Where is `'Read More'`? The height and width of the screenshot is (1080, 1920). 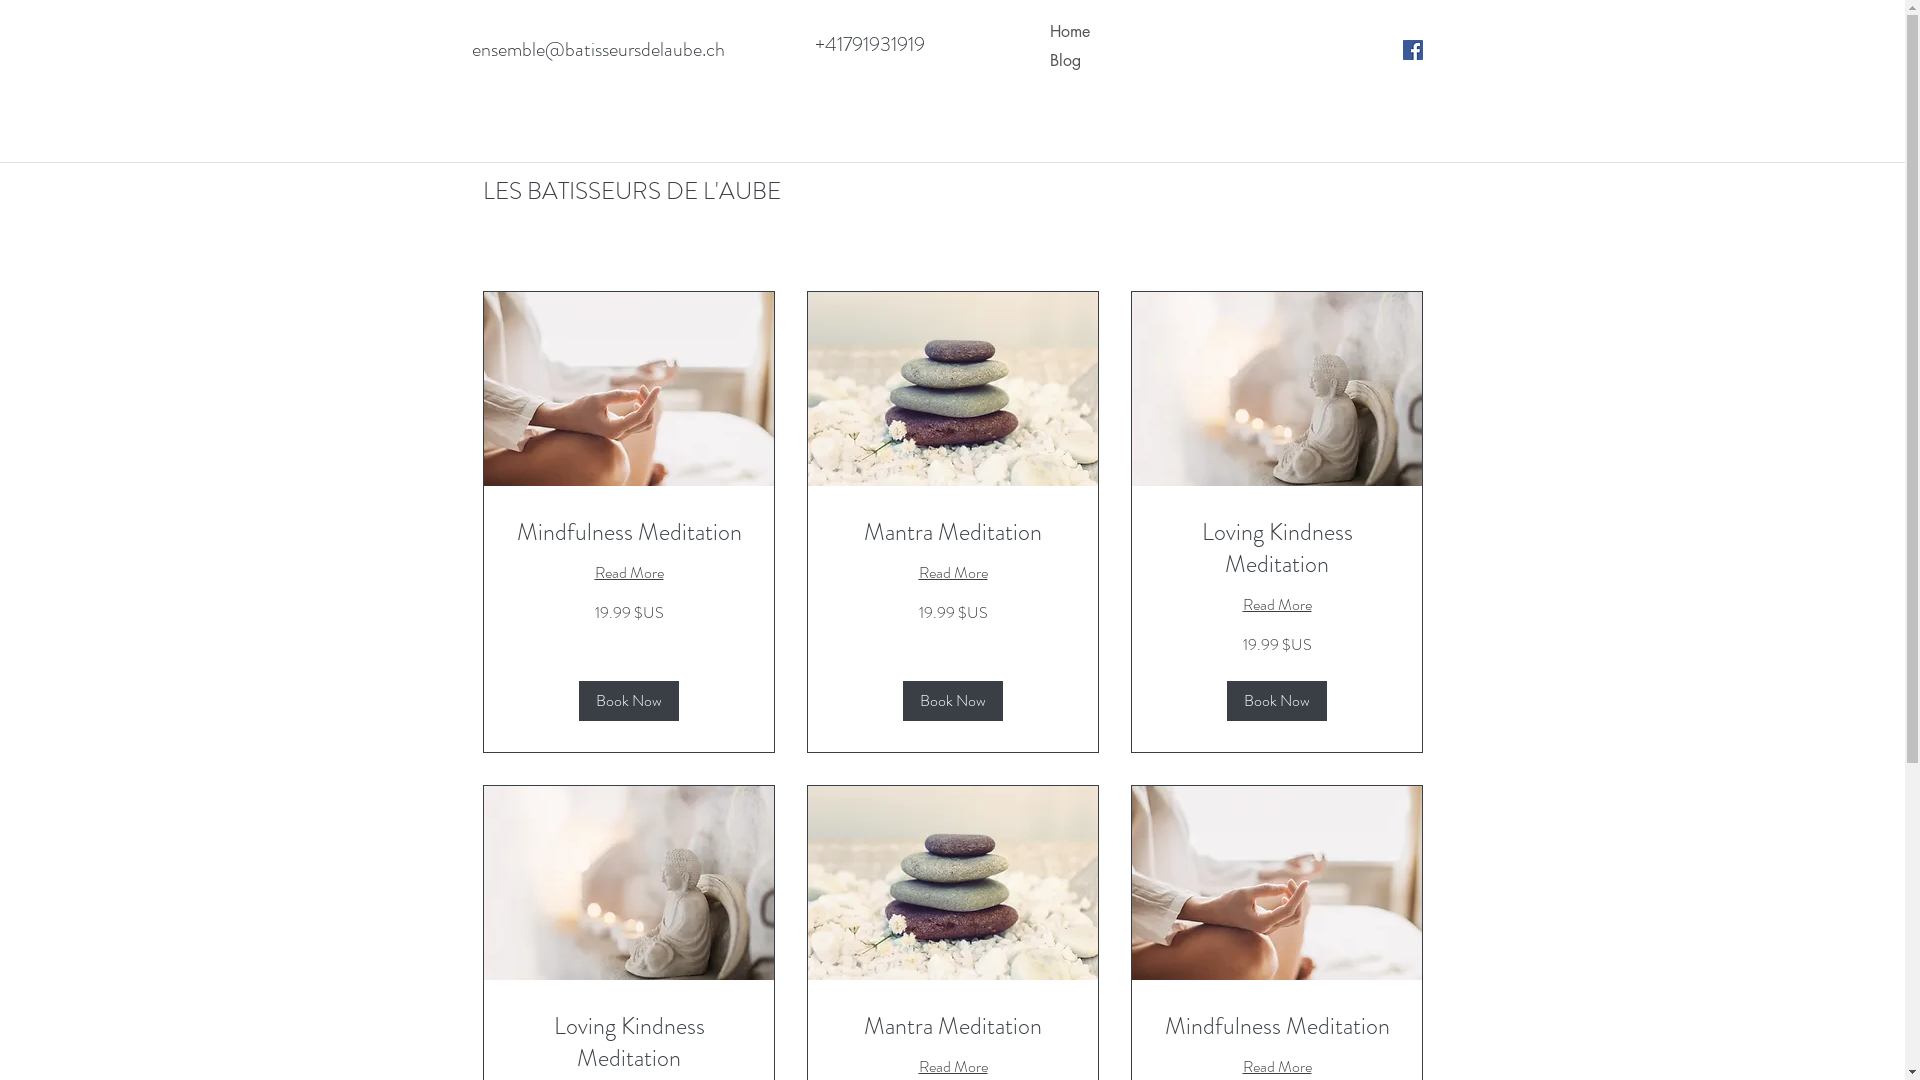
'Read More' is located at coordinates (951, 1066).